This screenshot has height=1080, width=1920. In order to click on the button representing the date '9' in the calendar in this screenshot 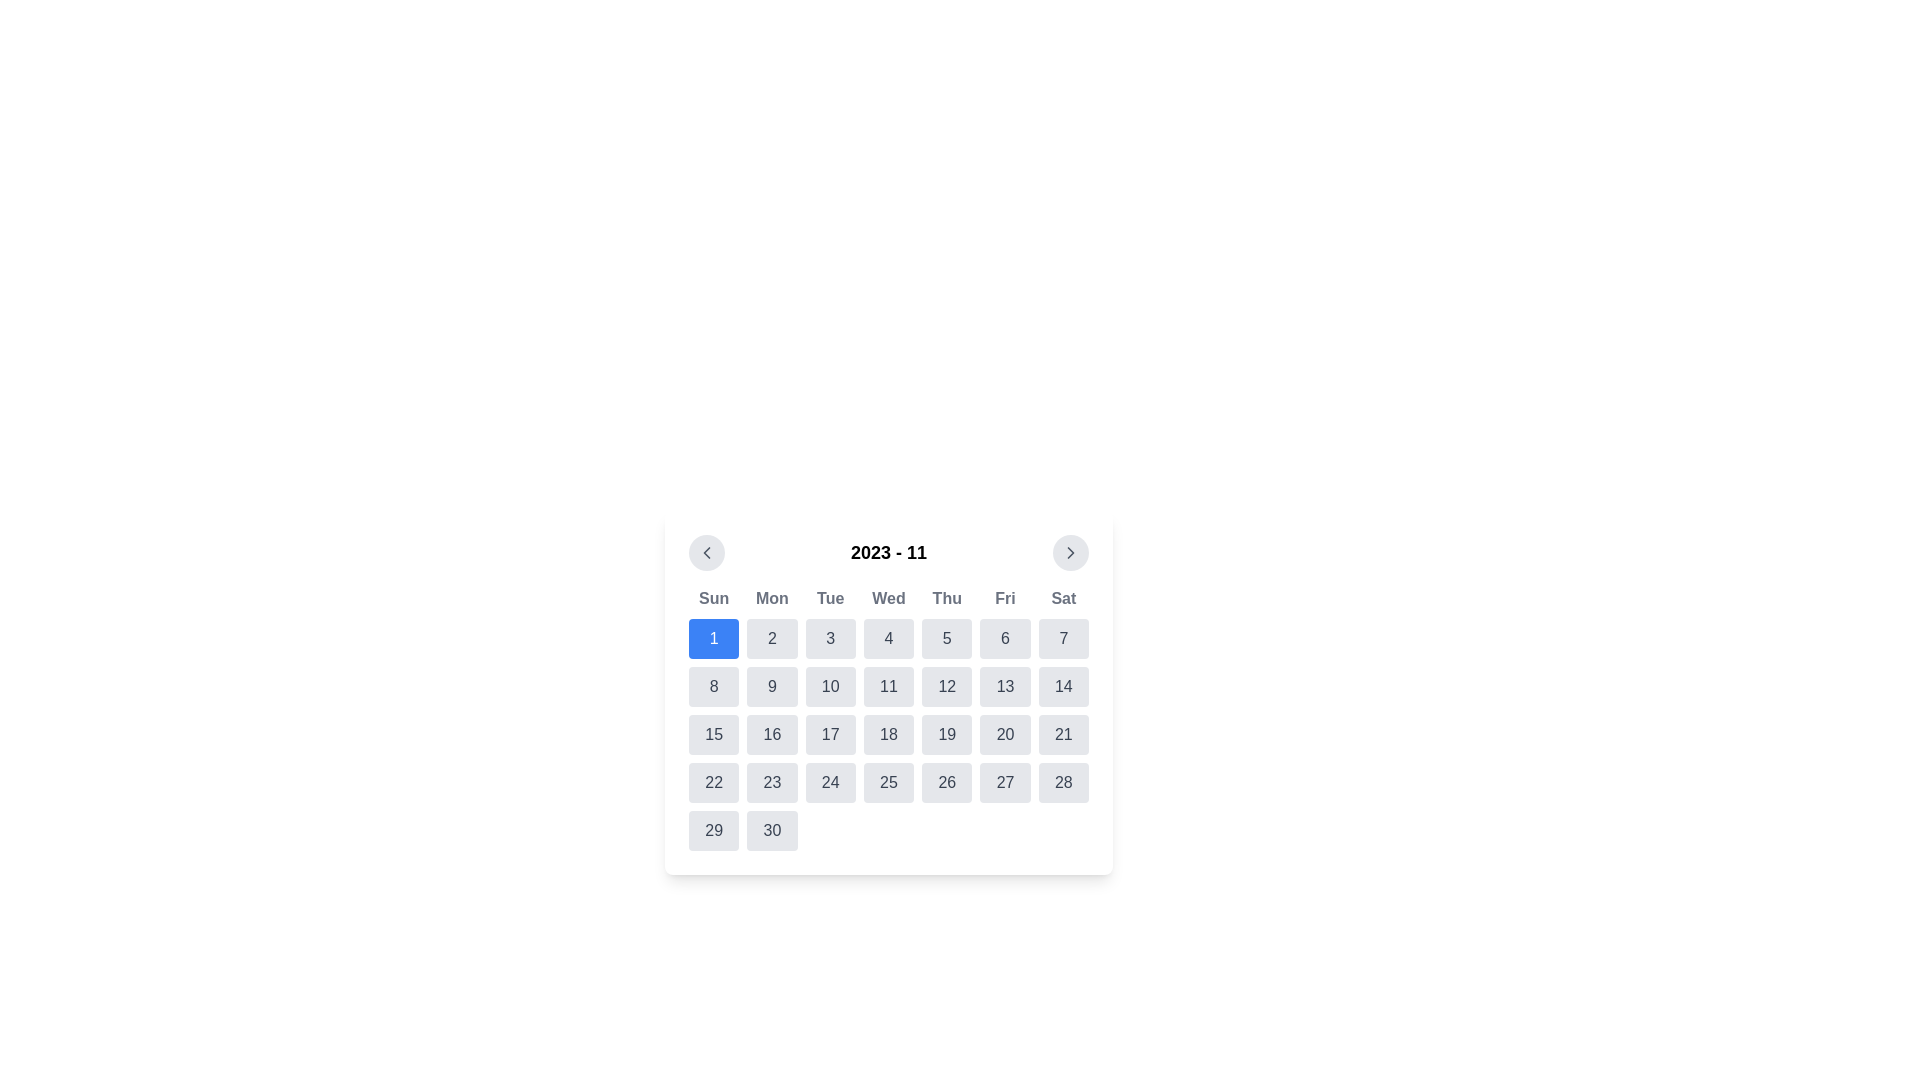, I will do `click(771, 685)`.